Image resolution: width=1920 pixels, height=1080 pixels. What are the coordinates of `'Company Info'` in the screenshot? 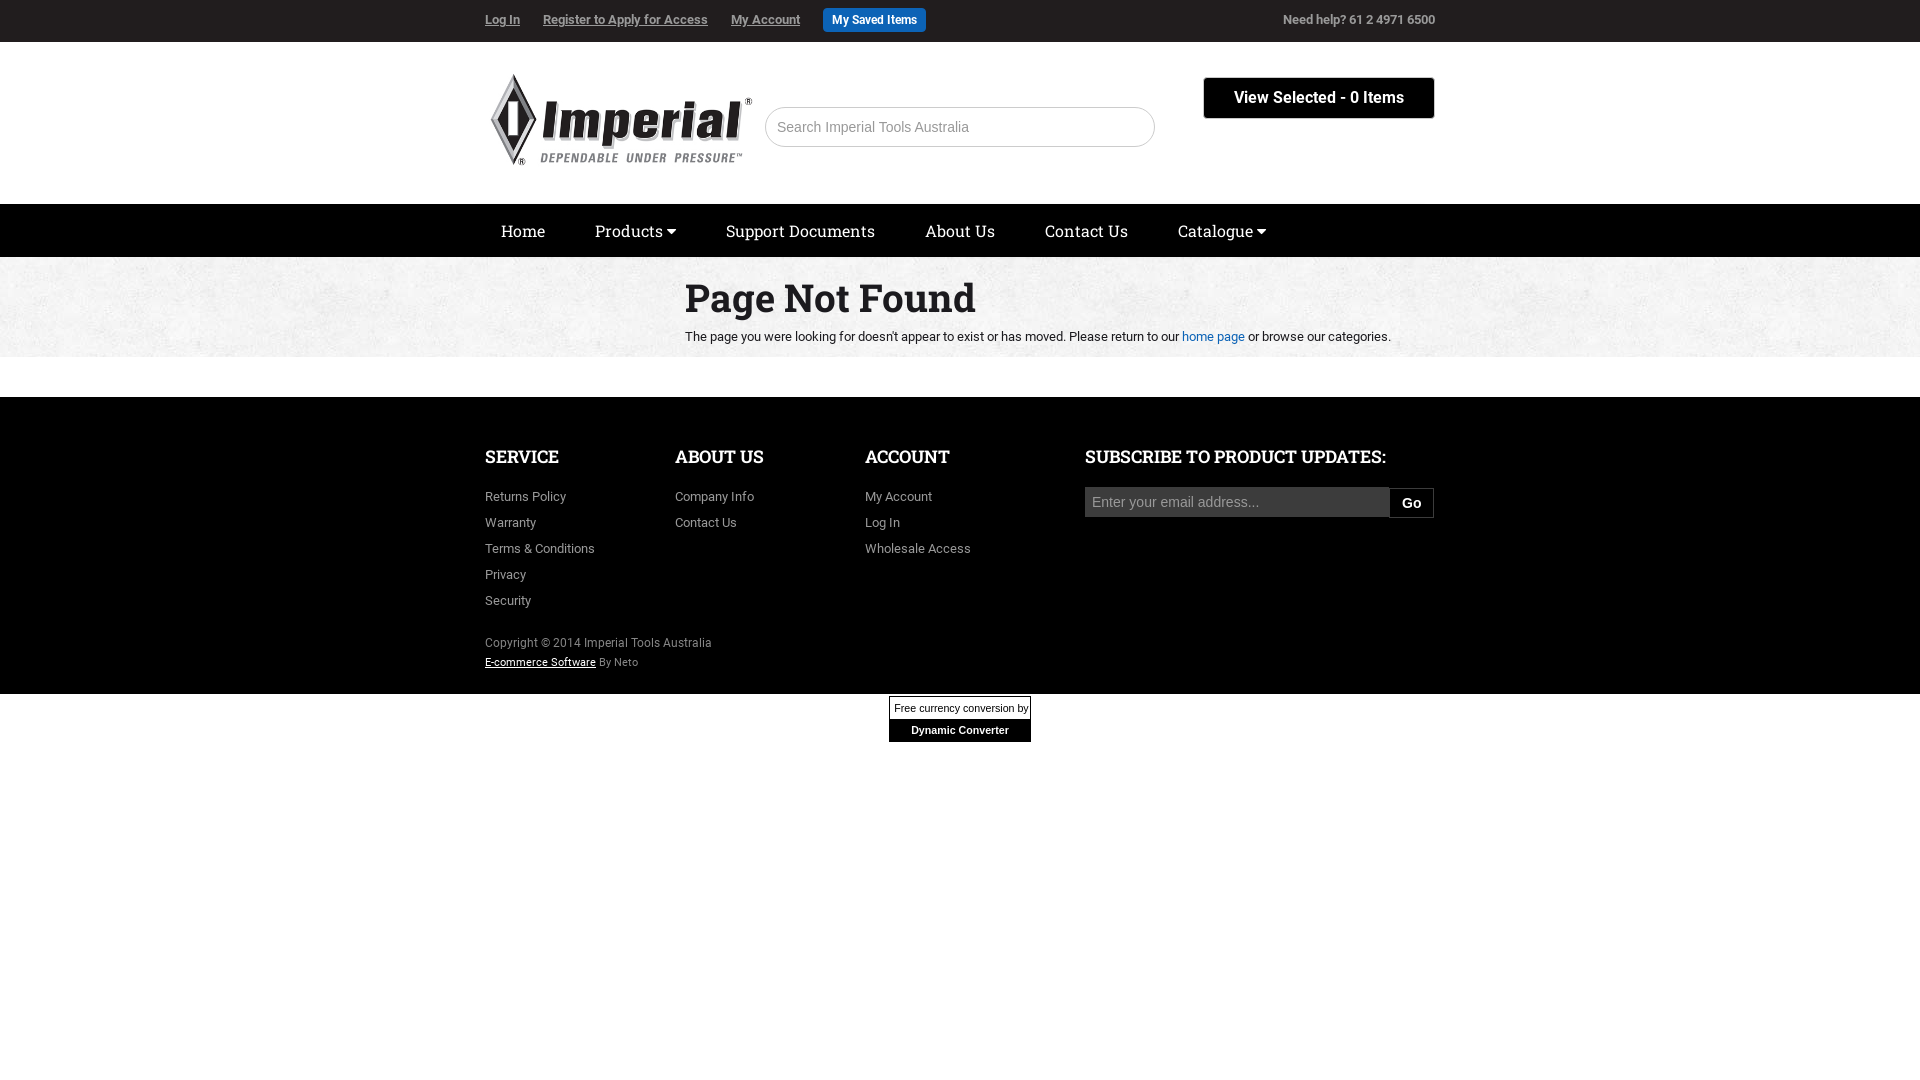 It's located at (714, 495).